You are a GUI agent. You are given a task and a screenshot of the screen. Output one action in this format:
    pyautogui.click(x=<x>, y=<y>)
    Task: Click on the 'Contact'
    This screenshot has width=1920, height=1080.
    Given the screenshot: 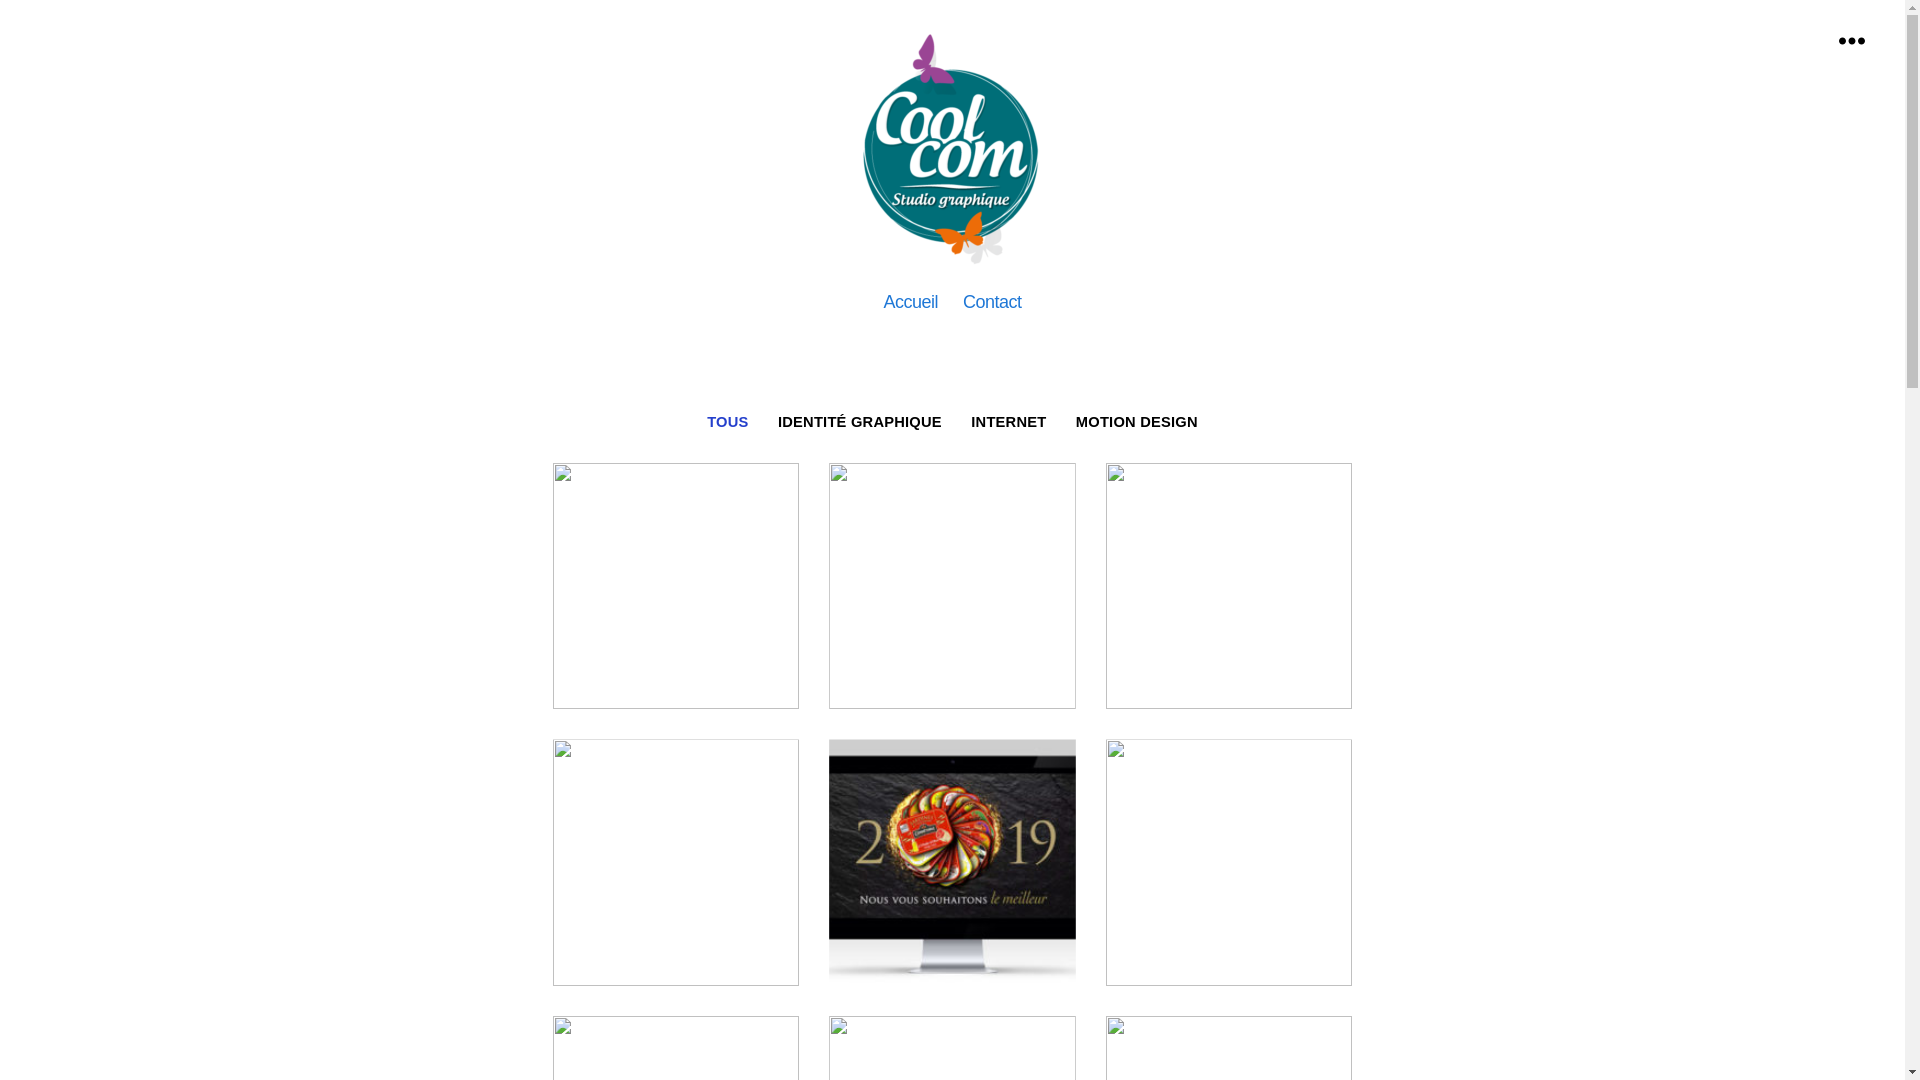 What is the action you would take?
    pyautogui.click(x=992, y=303)
    